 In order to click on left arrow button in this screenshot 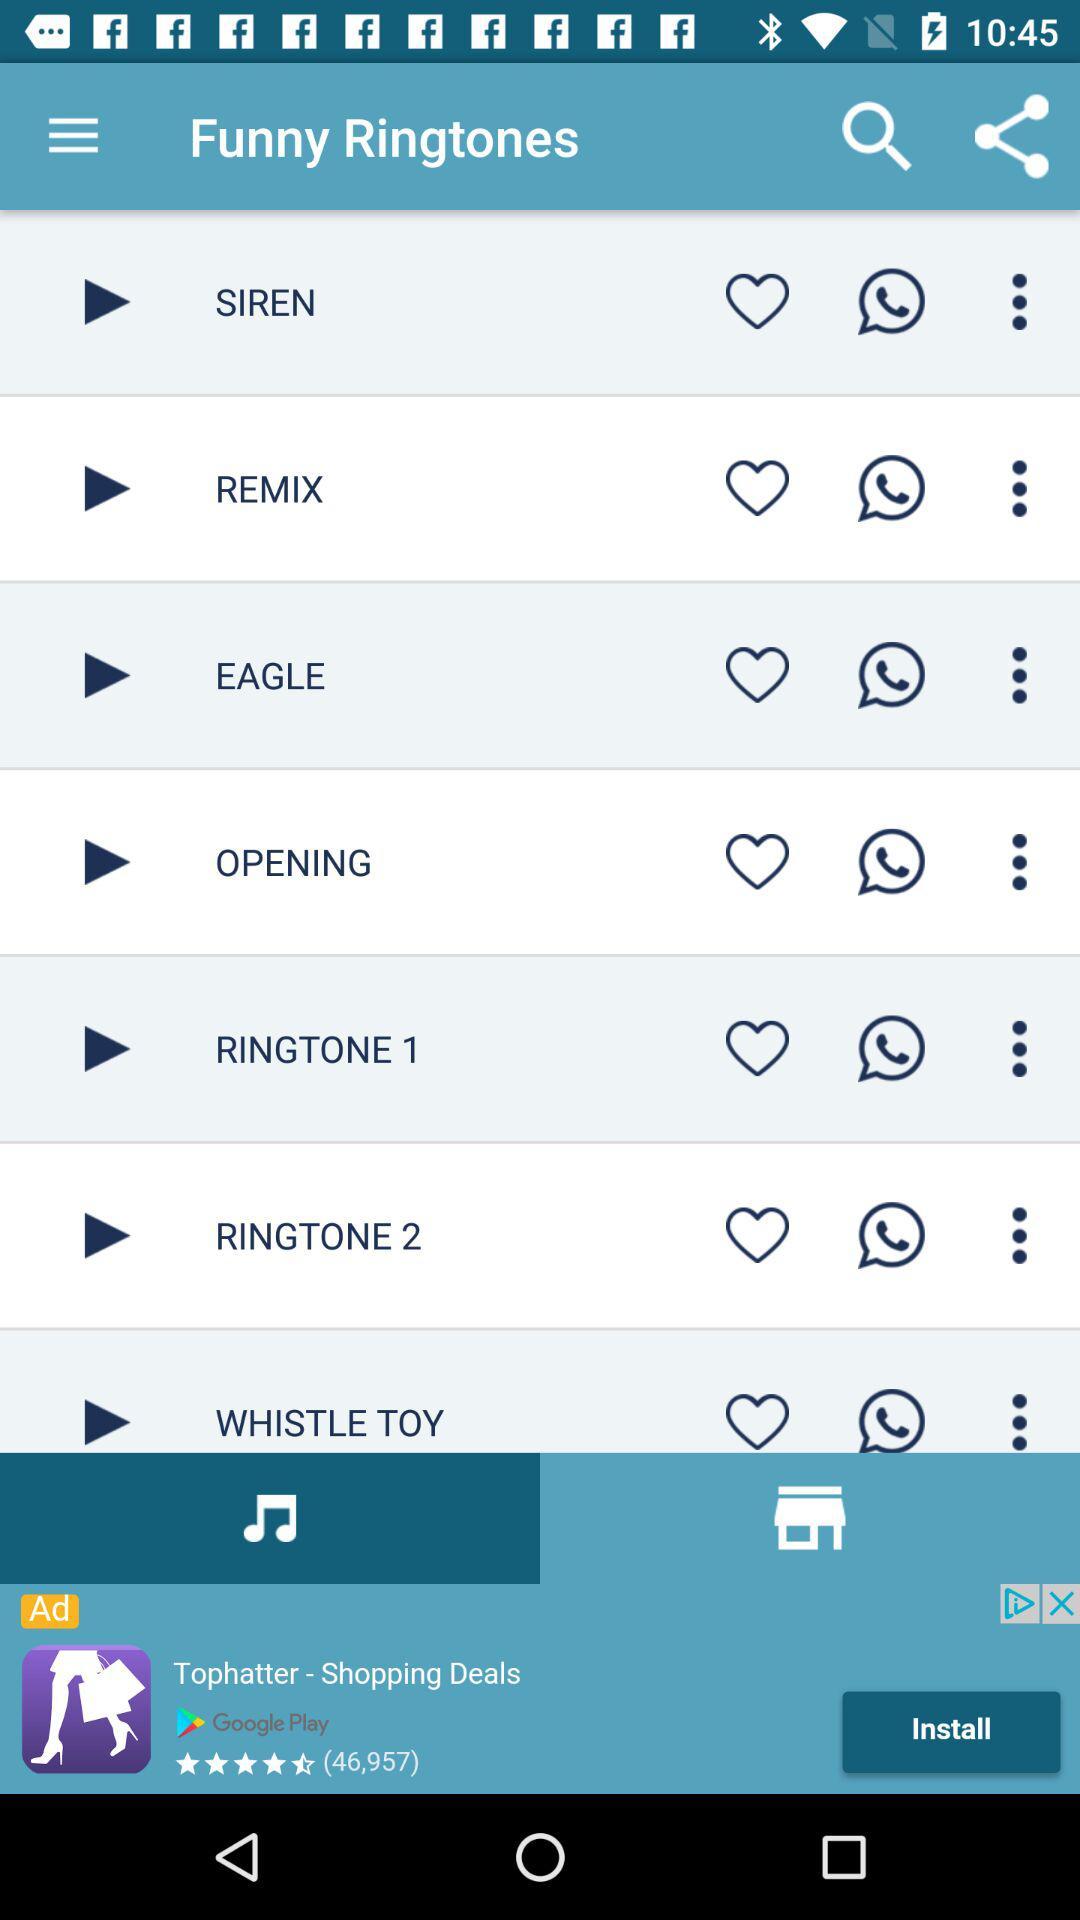, I will do `click(107, 300)`.